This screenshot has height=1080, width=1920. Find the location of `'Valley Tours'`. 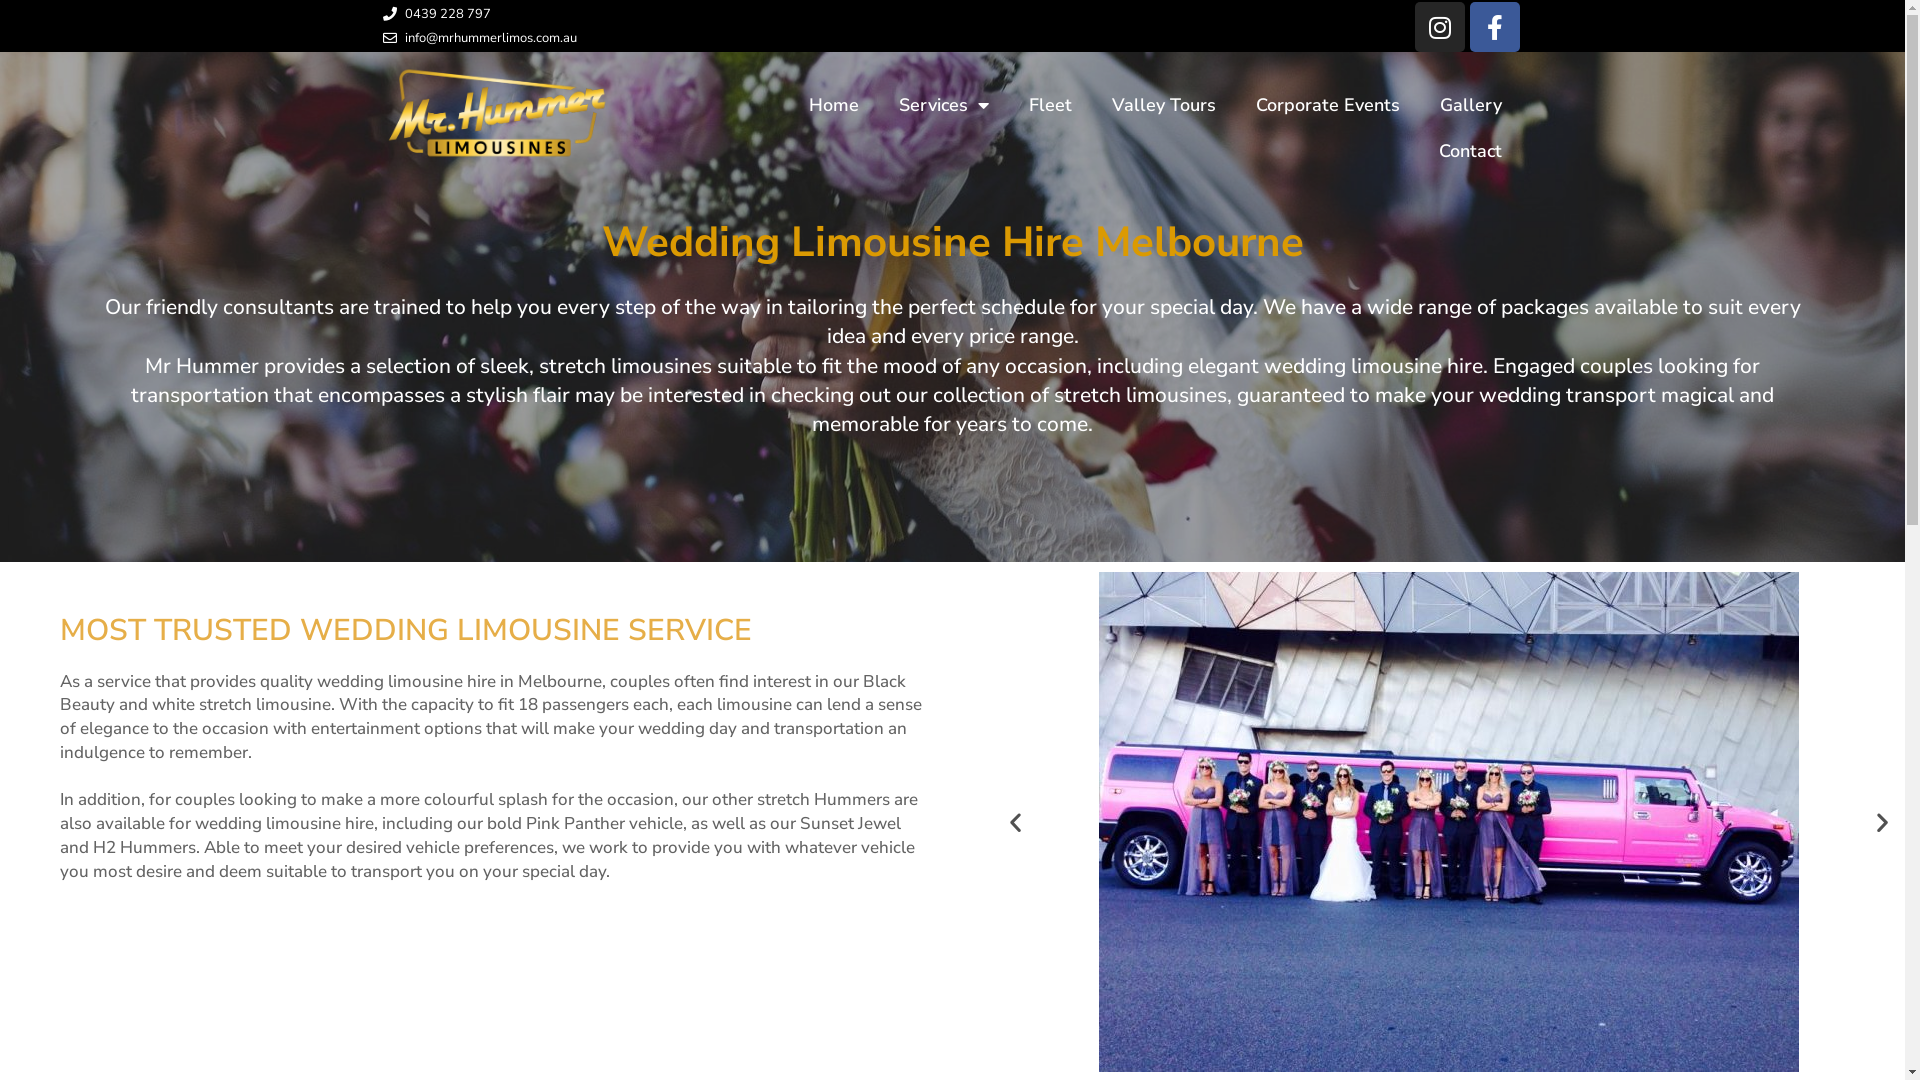

'Valley Tours' is located at coordinates (1090, 104).